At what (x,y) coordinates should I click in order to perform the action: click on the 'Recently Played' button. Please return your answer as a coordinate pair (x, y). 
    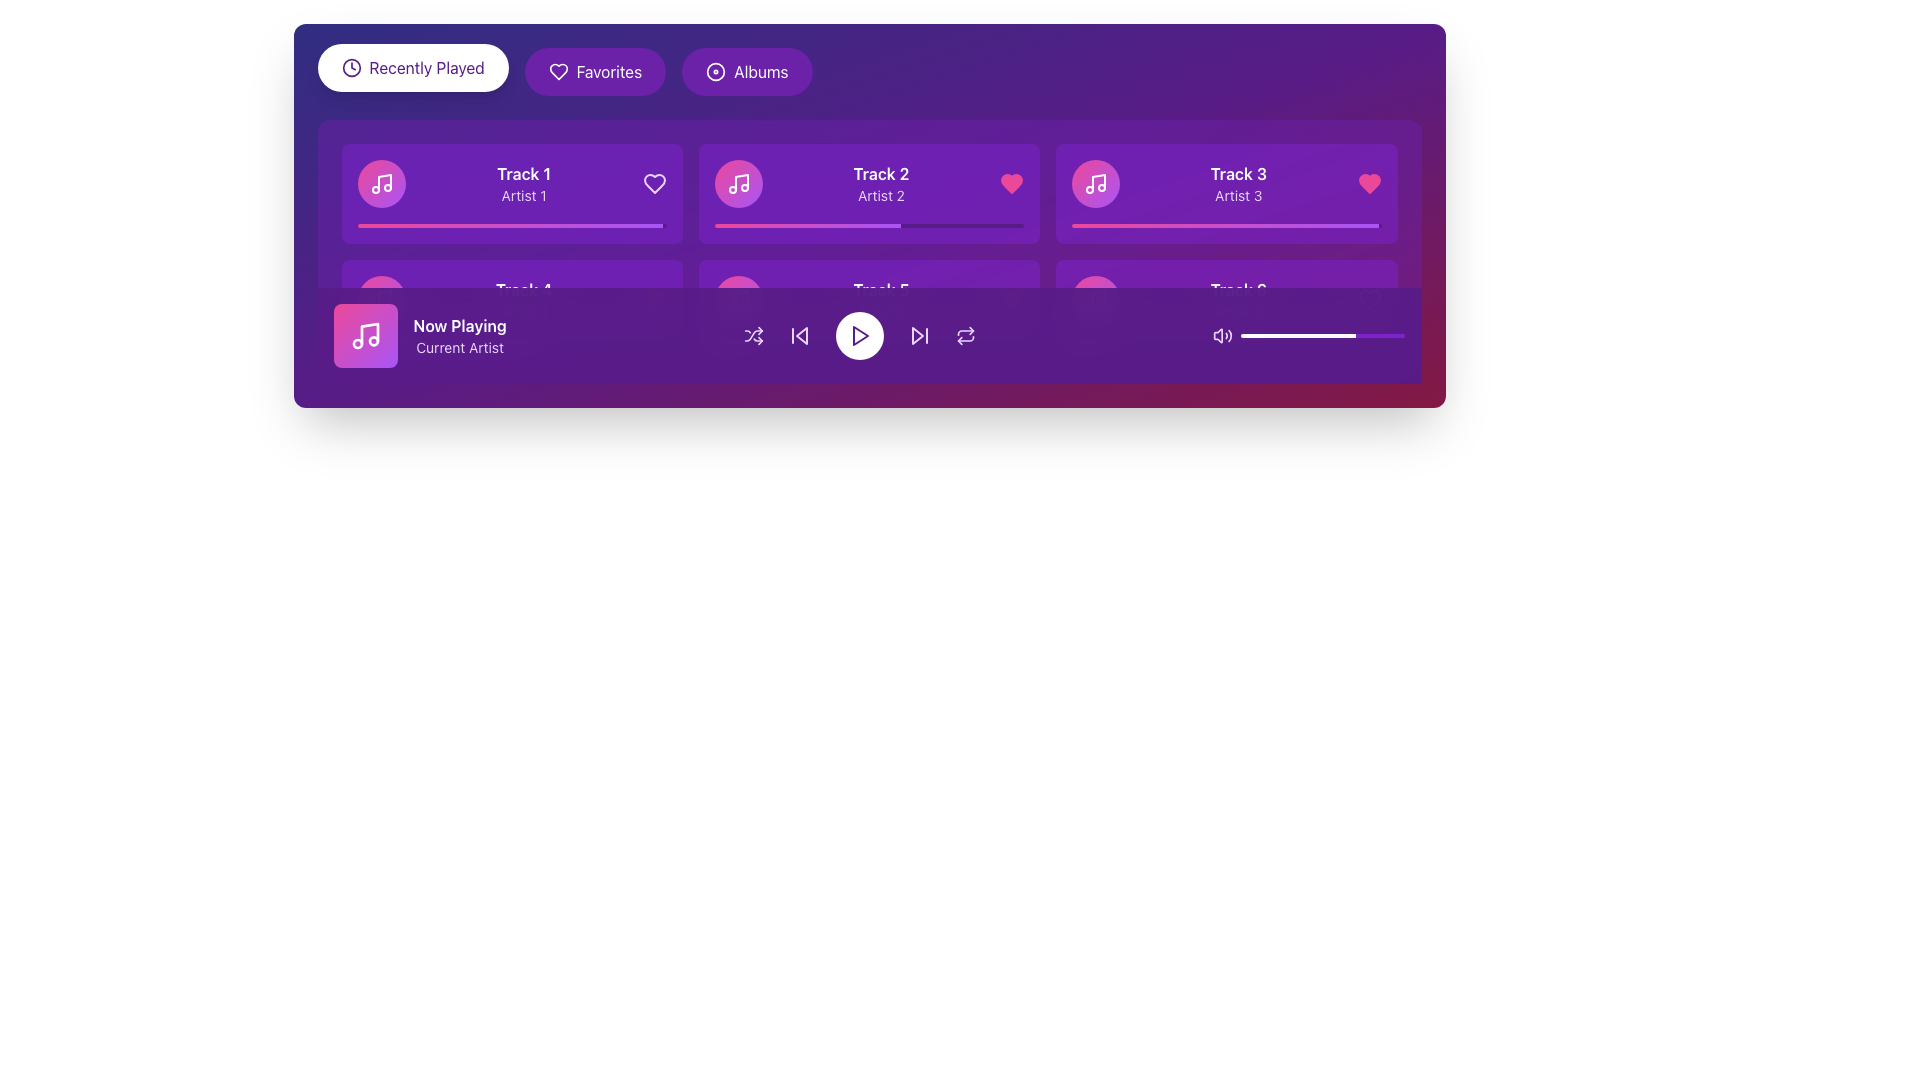
    Looking at the image, I should click on (412, 67).